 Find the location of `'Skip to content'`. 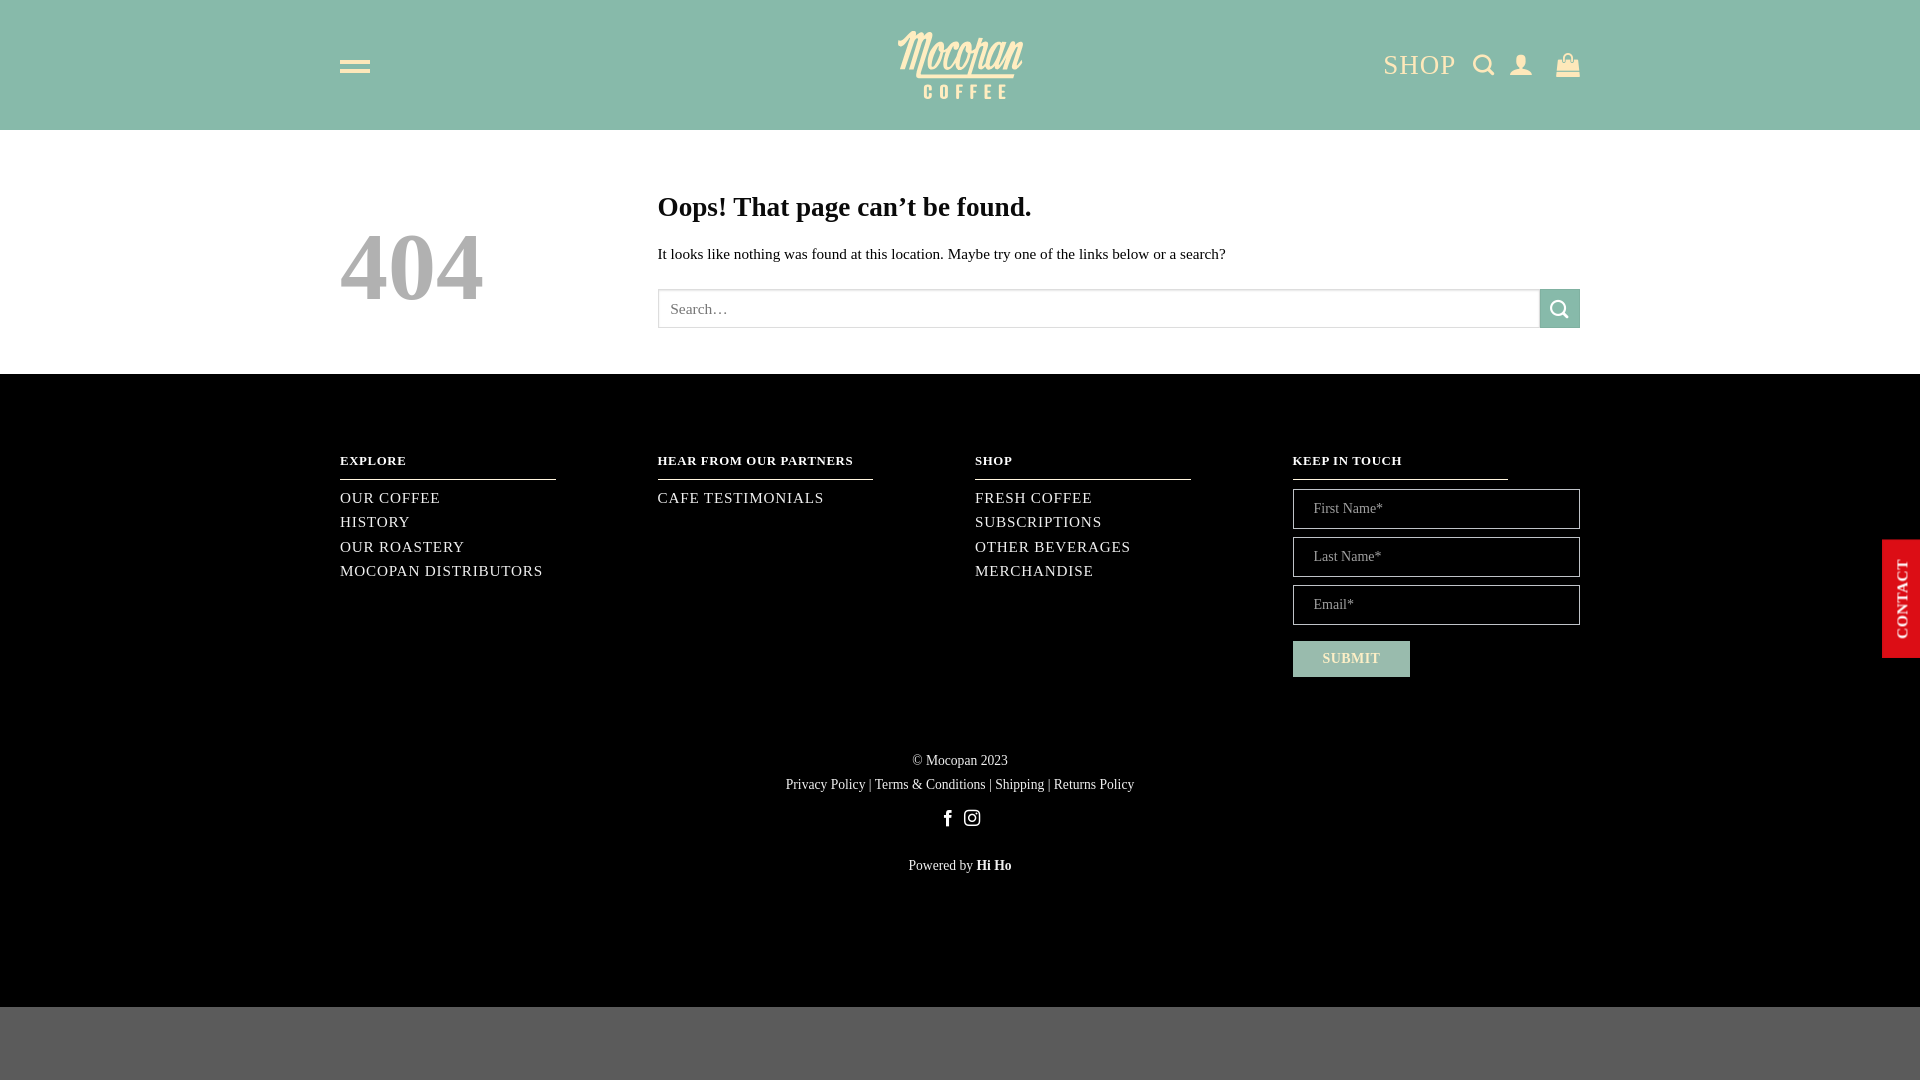

'Skip to content' is located at coordinates (0, 0).